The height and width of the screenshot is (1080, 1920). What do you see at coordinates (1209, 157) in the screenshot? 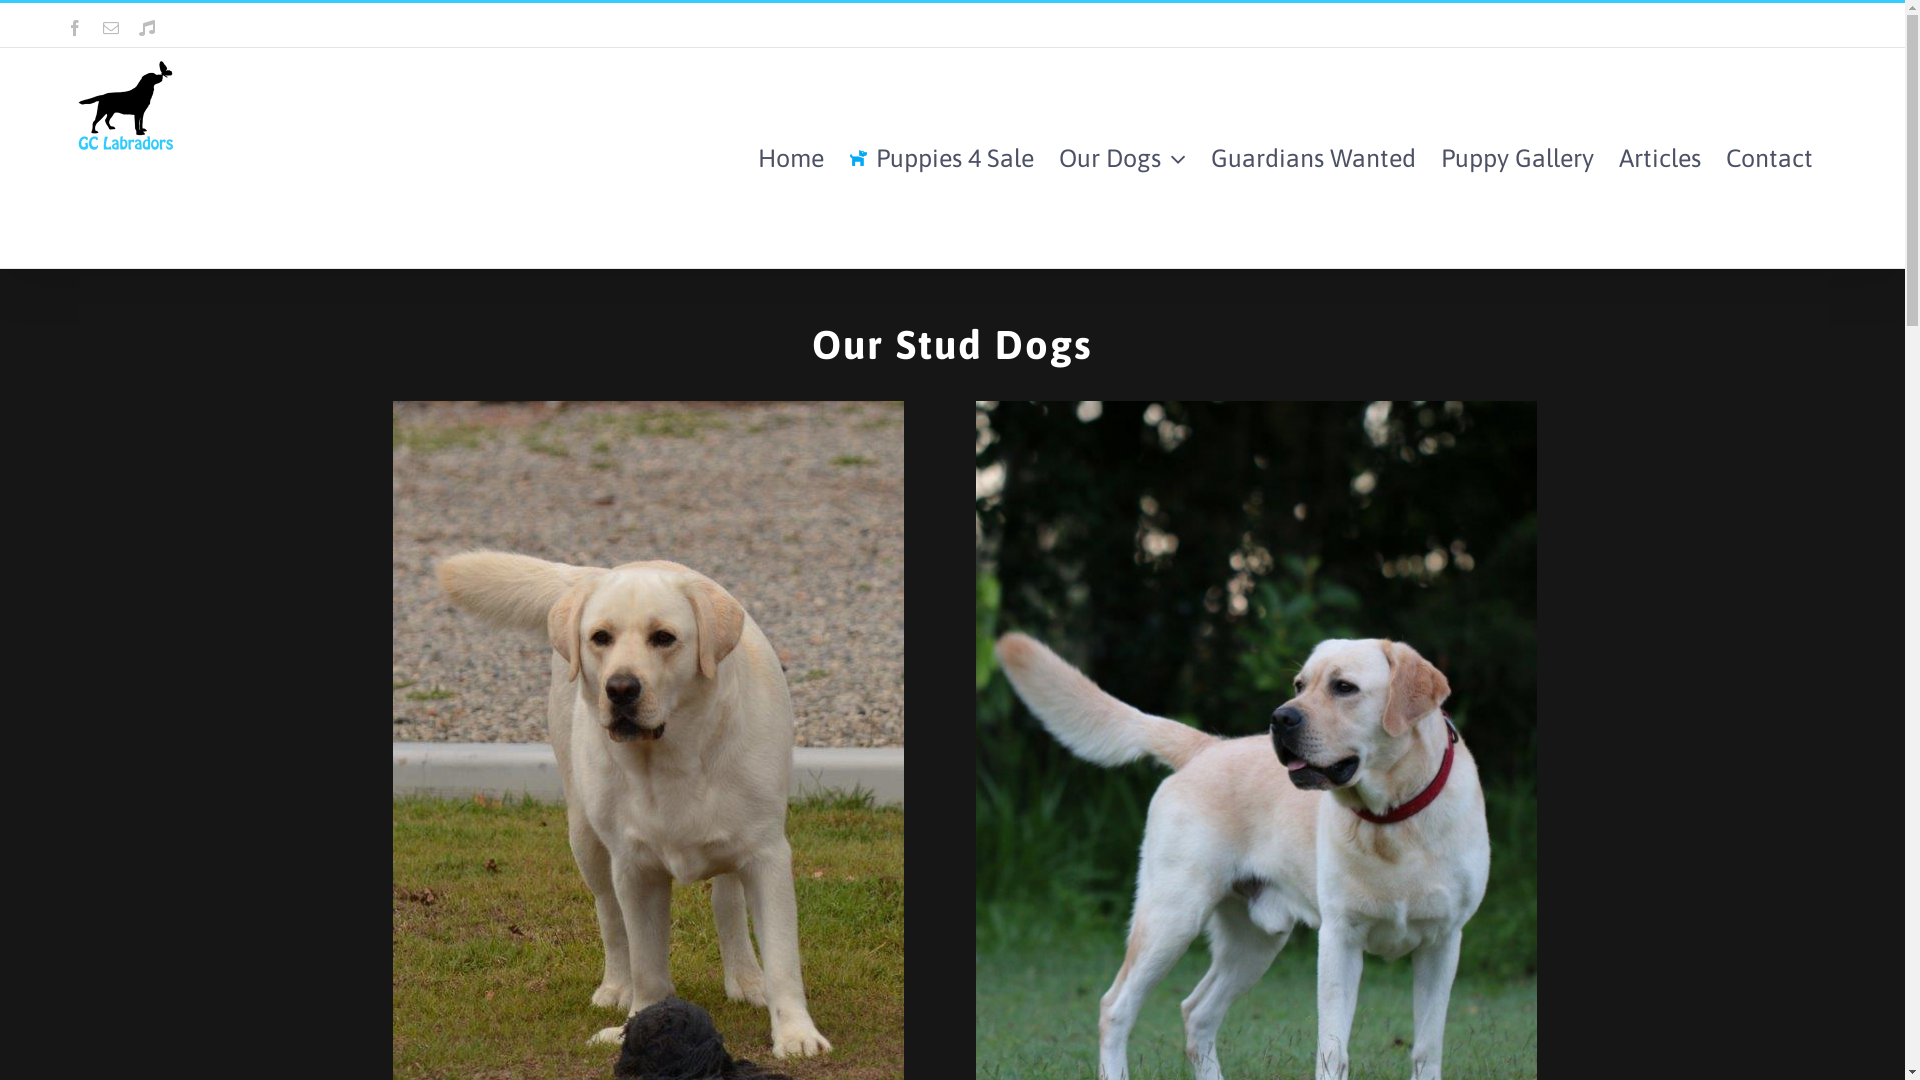
I see `'Guardians Wanted'` at bounding box center [1209, 157].